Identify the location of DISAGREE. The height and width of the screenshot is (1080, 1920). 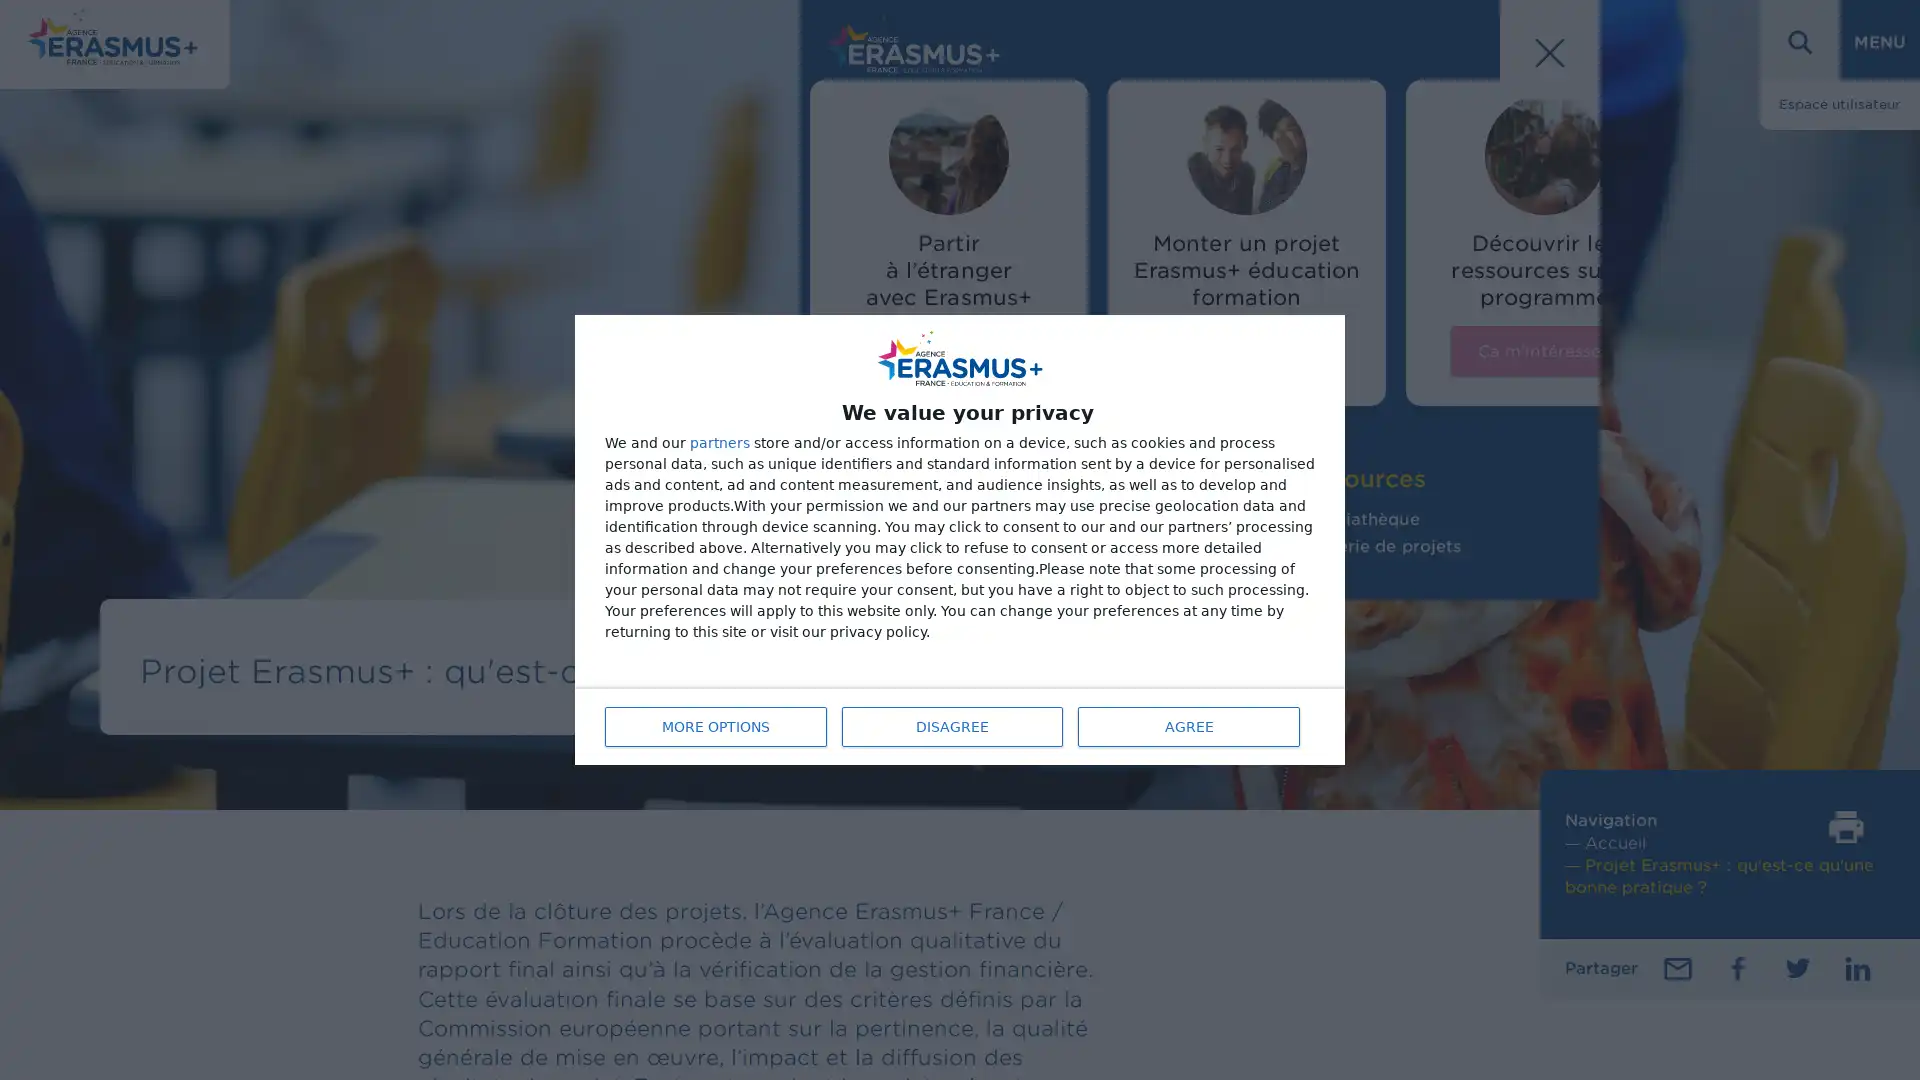
(950, 725).